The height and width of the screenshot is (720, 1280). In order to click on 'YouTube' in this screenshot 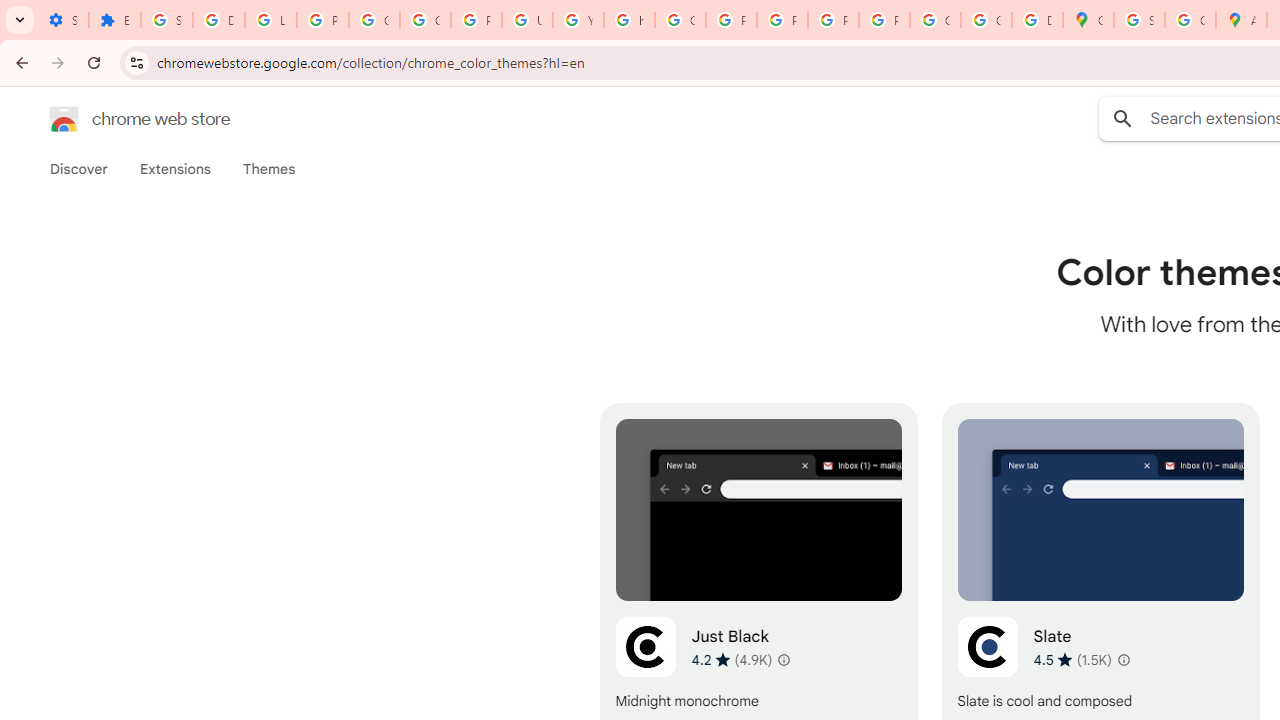, I will do `click(577, 20)`.